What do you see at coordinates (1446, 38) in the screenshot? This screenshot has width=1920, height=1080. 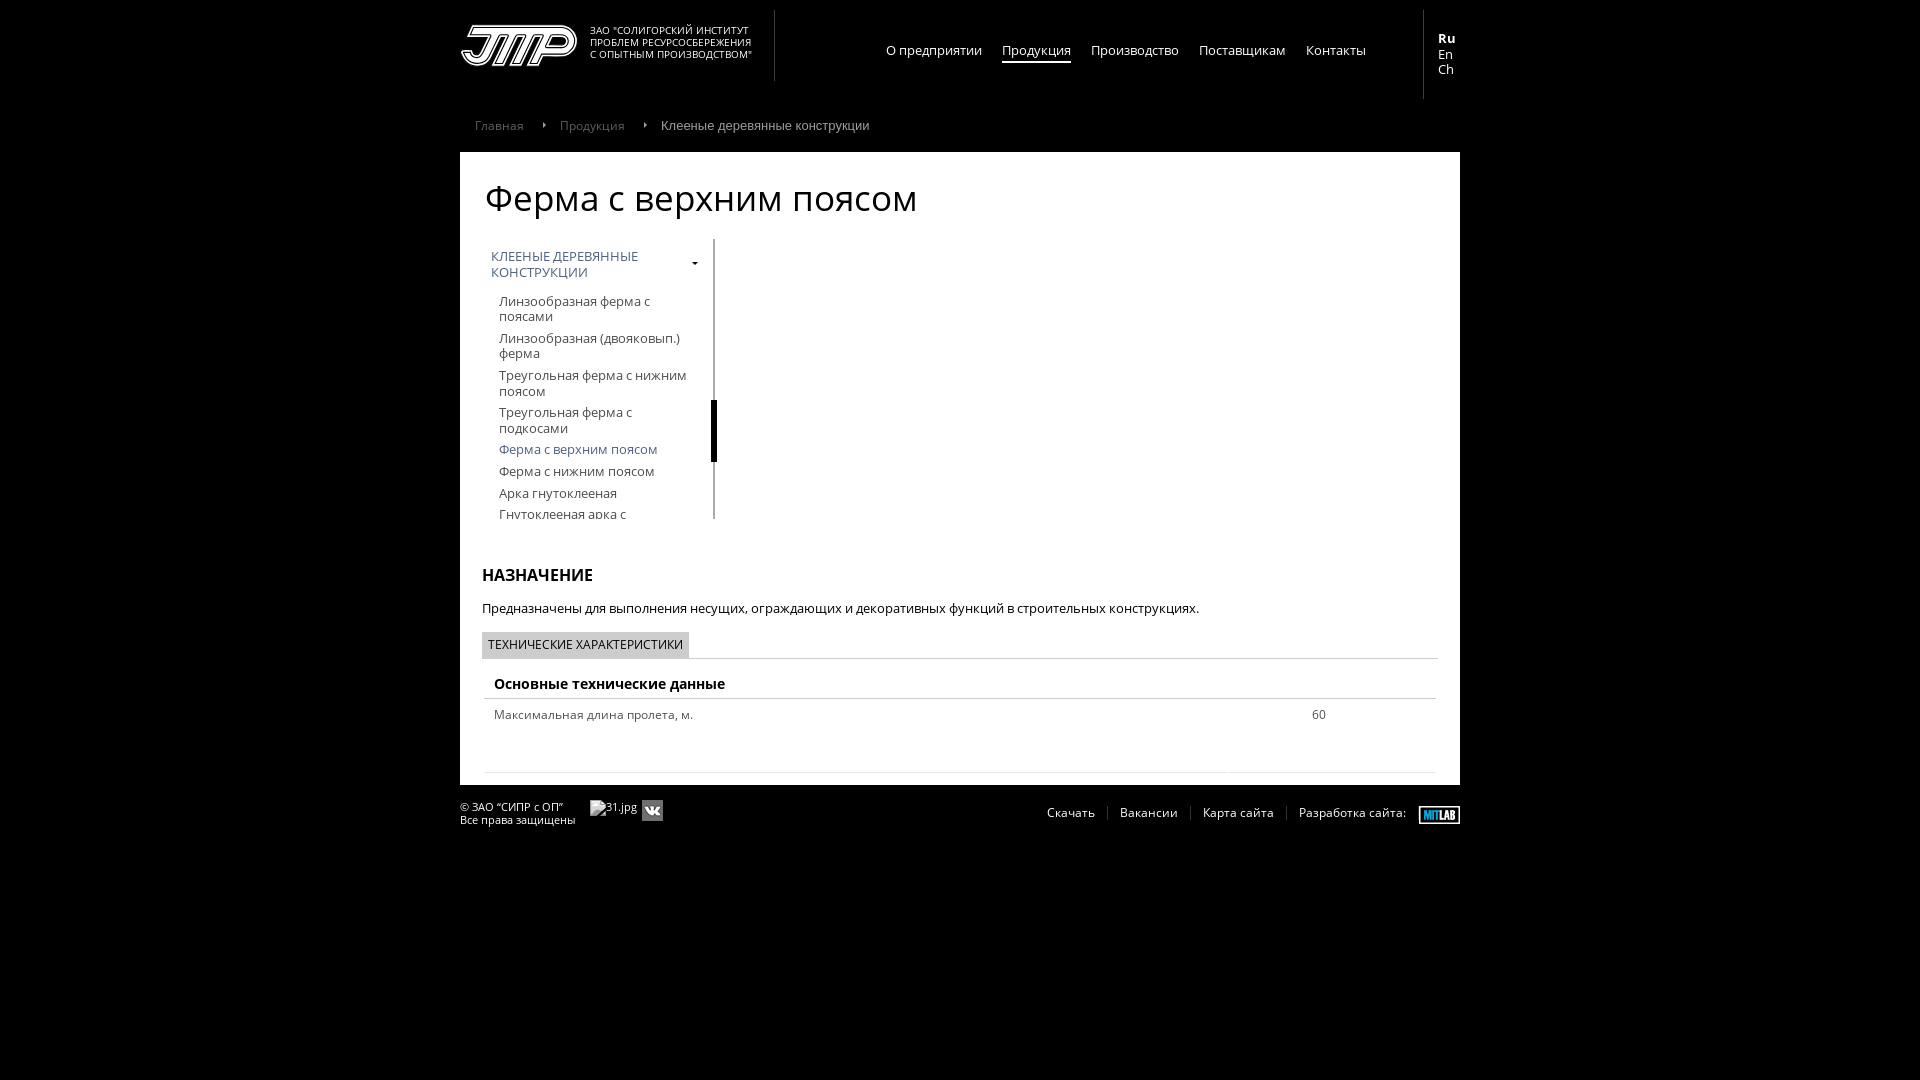 I see `'Ru'` at bounding box center [1446, 38].